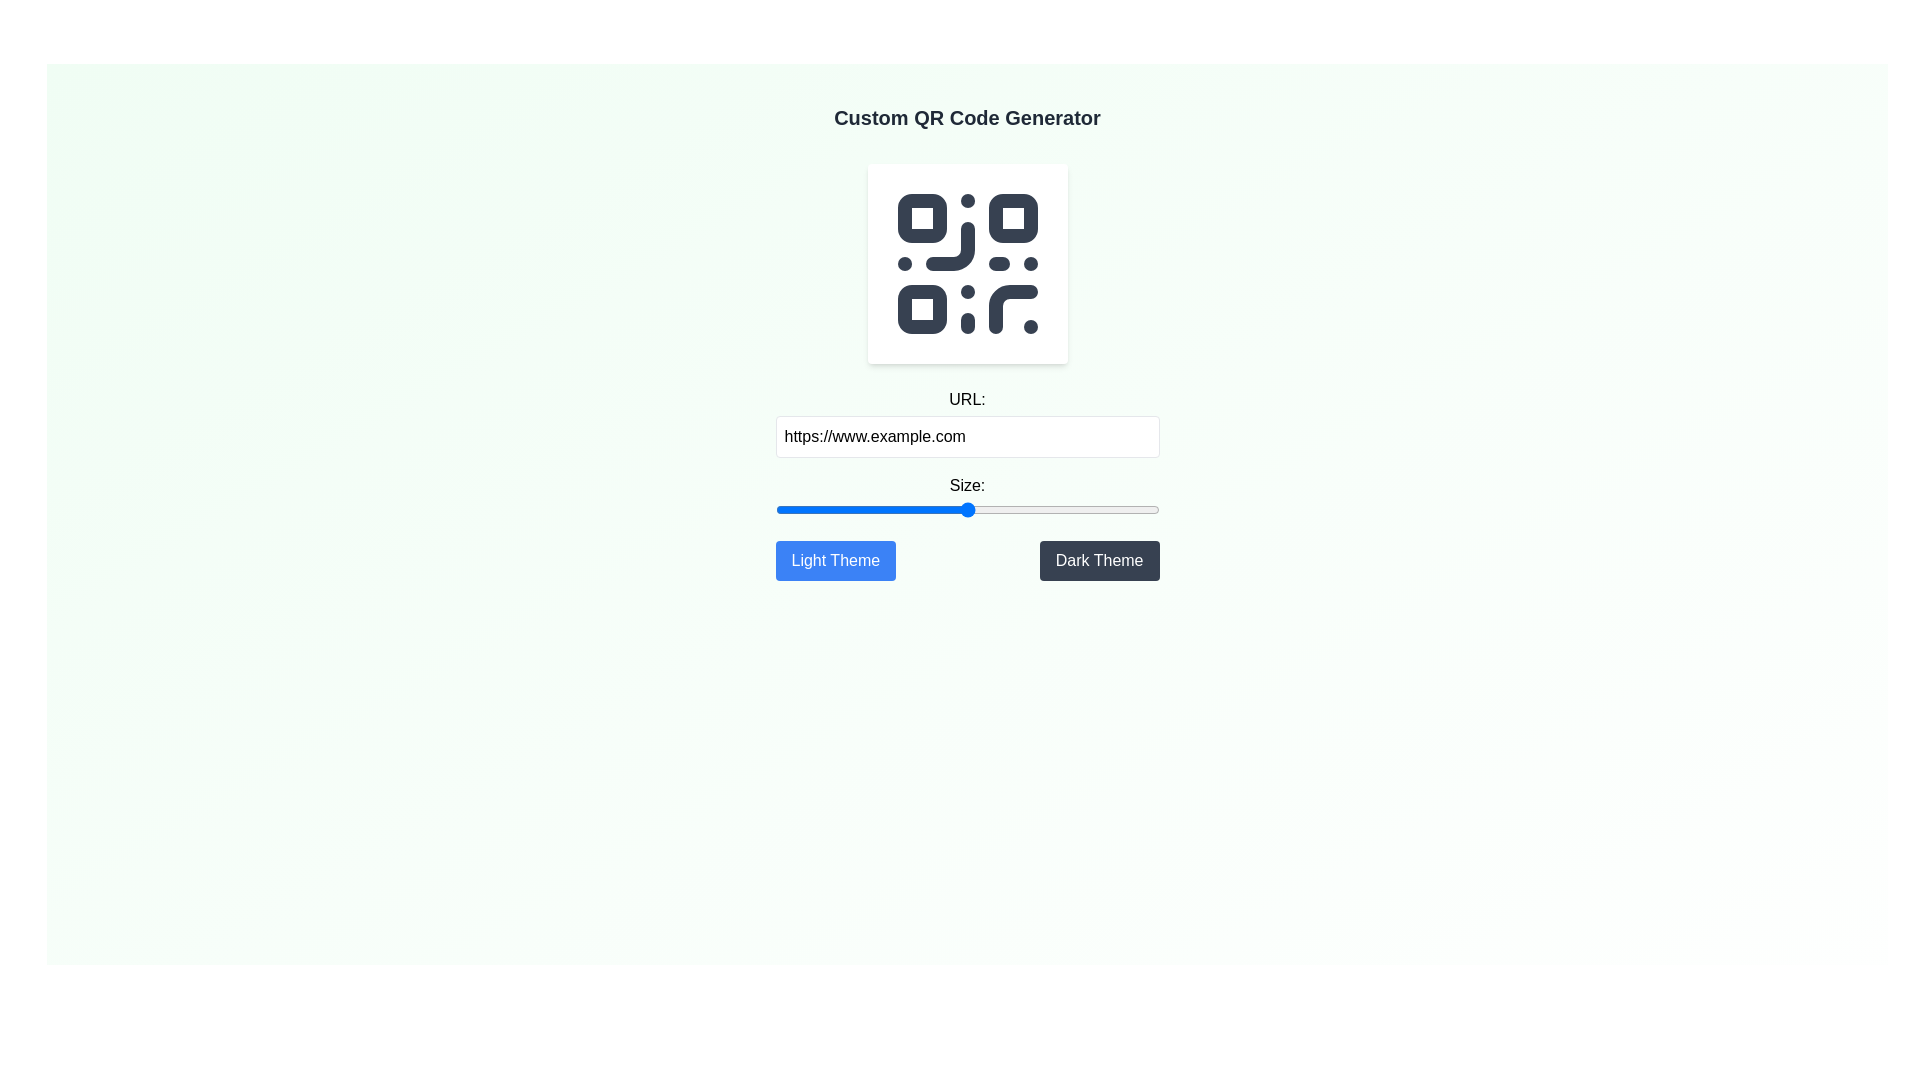 The width and height of the screenshot is (1920, 1080). Describe the element at coordinates (990, 508) in the screenshot. I see `the slider` at that location.